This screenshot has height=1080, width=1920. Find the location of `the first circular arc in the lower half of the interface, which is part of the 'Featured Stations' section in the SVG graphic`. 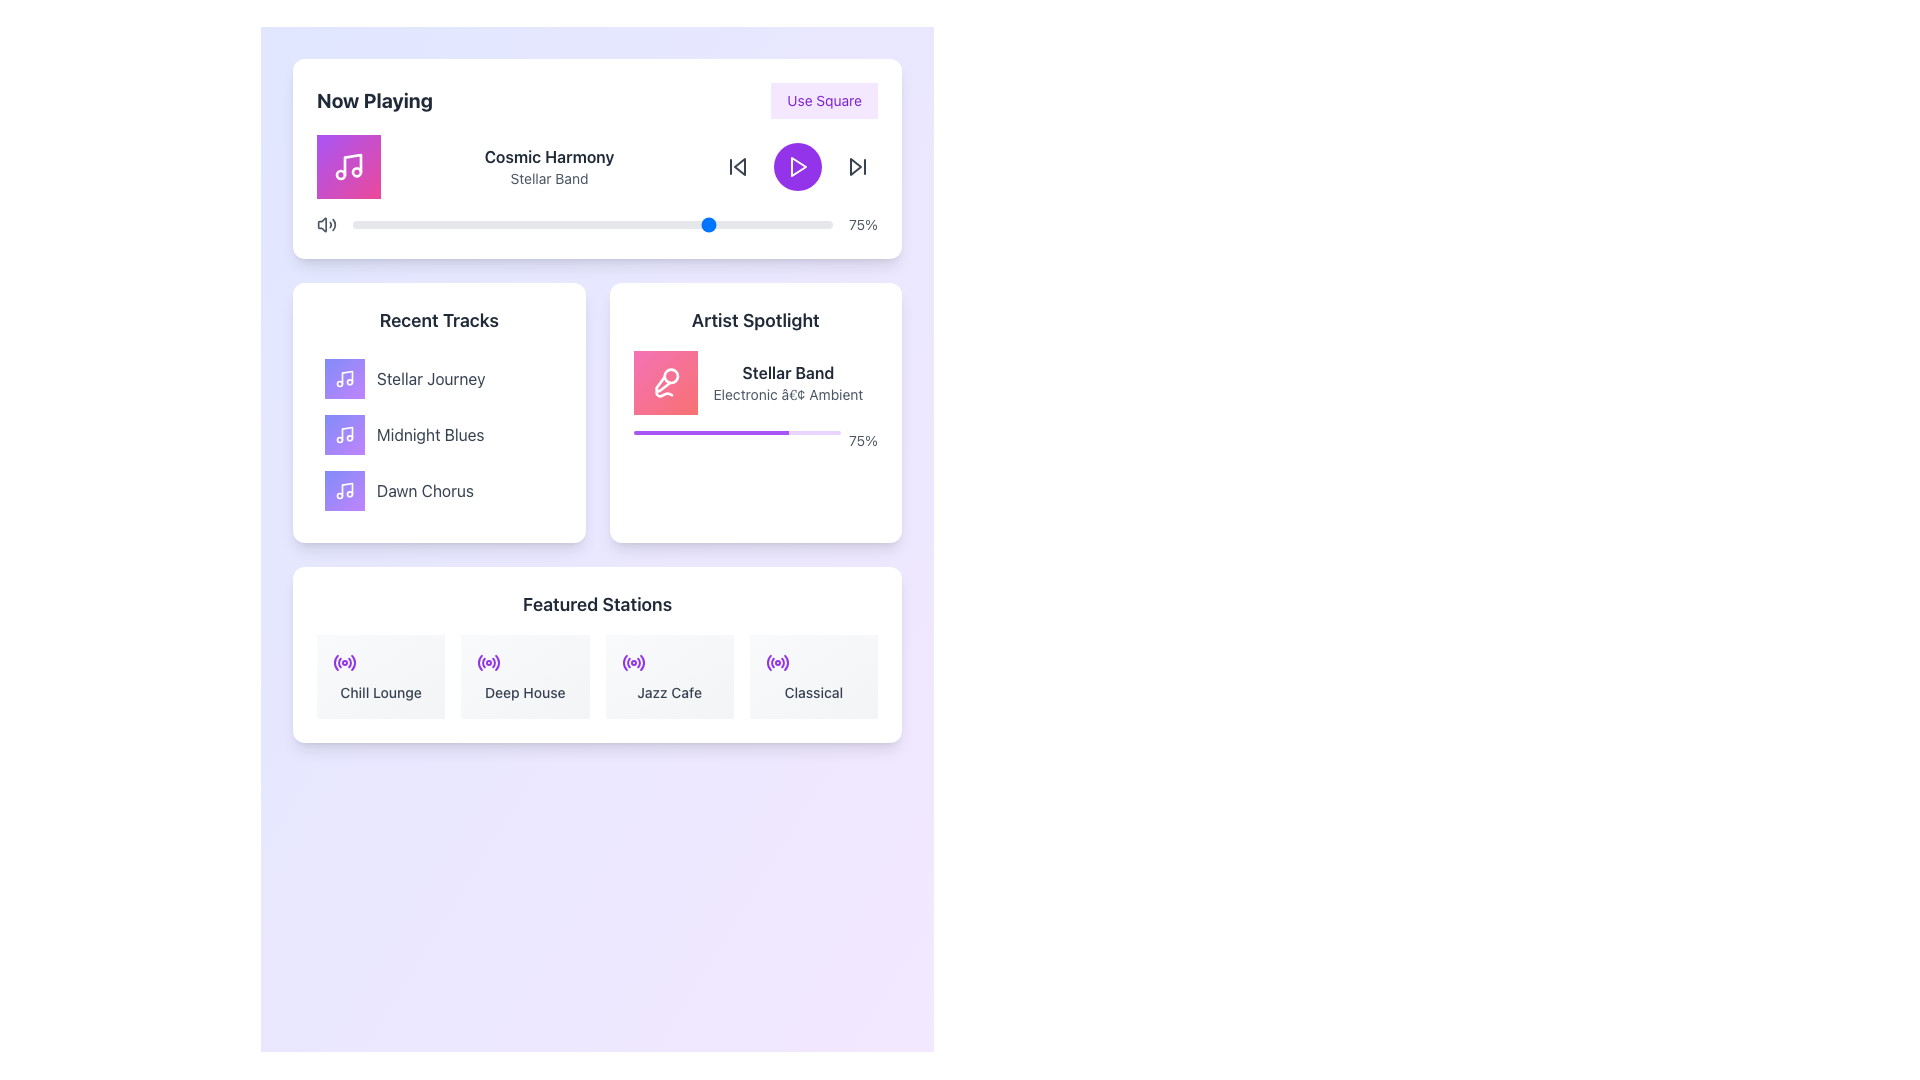

the first circular arc in the lower half of the interface, which is part of the 'Featured Stations' section in the SVG graphic is located at coordinates (336, 663).